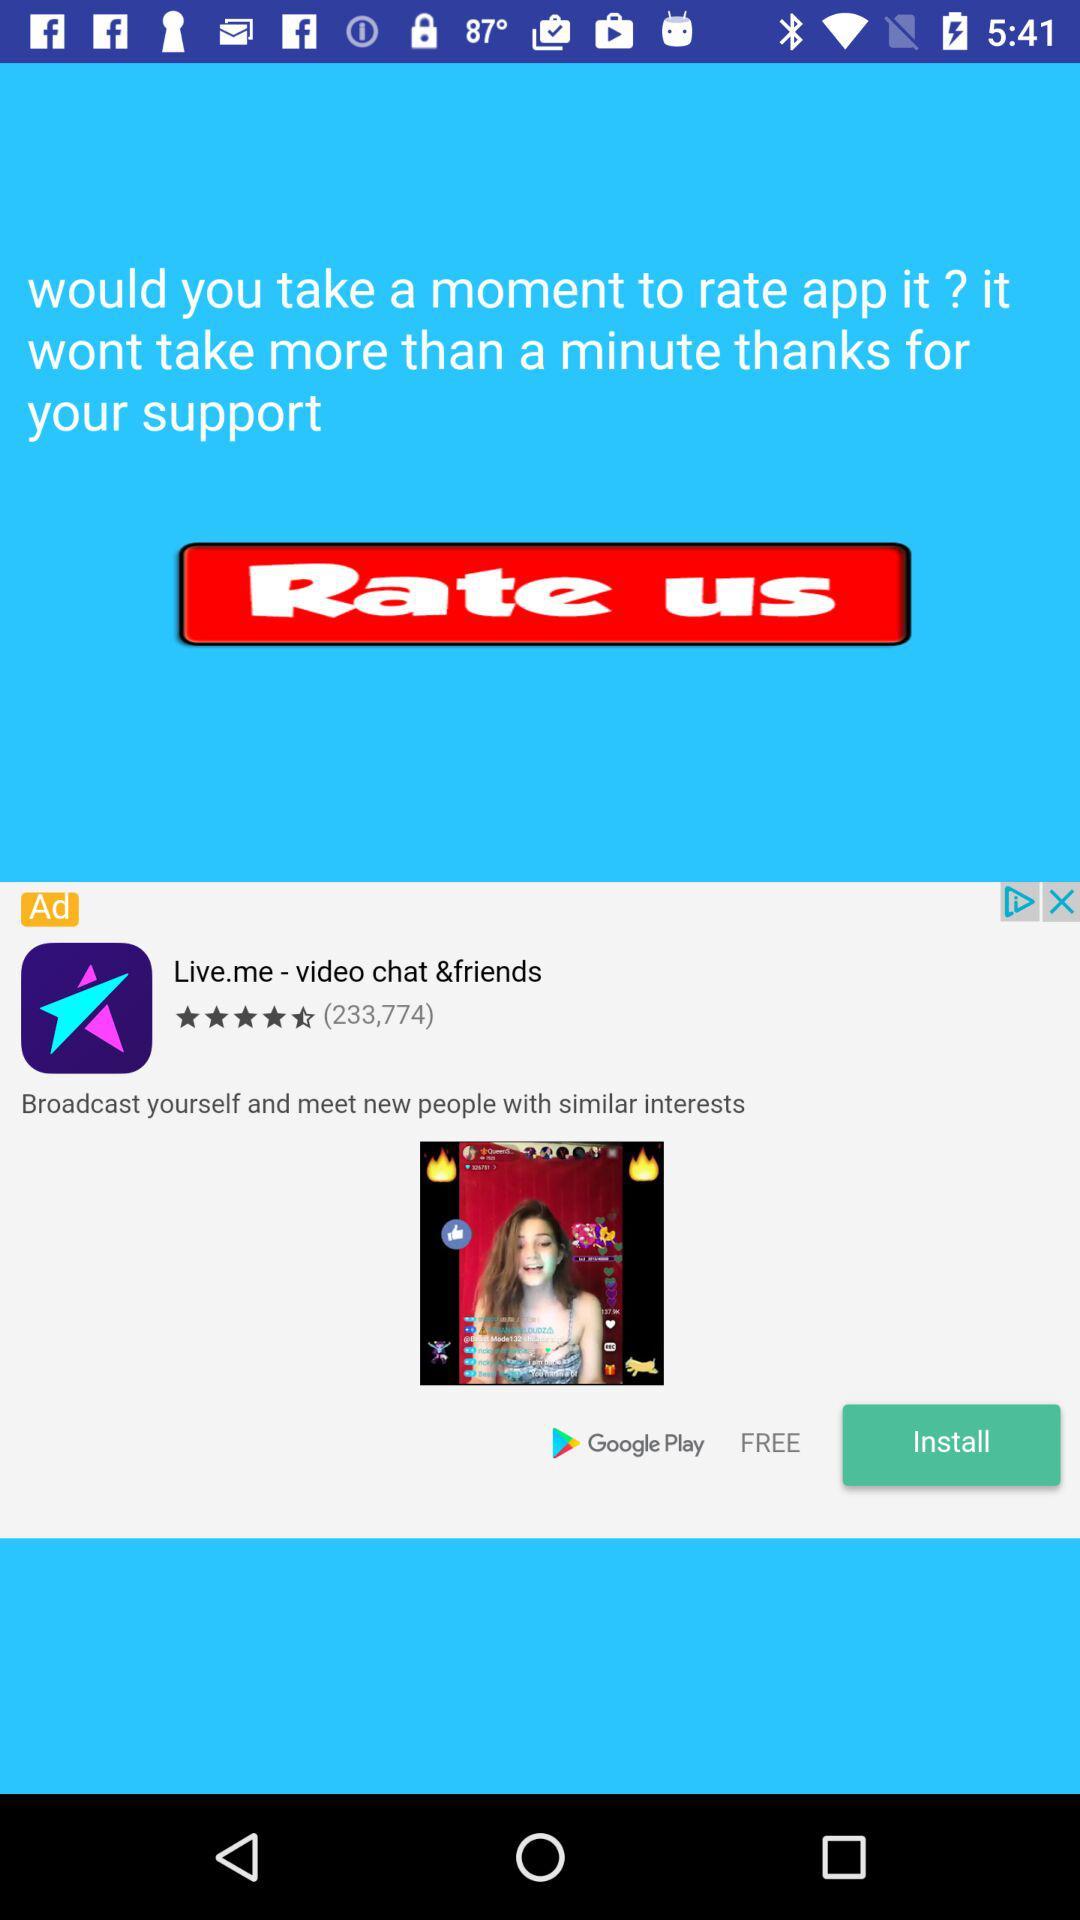  What do you see at coordinates (540, 1209) in the screenshot?
I see `advertisement page` at bounding box center [540, 1209].